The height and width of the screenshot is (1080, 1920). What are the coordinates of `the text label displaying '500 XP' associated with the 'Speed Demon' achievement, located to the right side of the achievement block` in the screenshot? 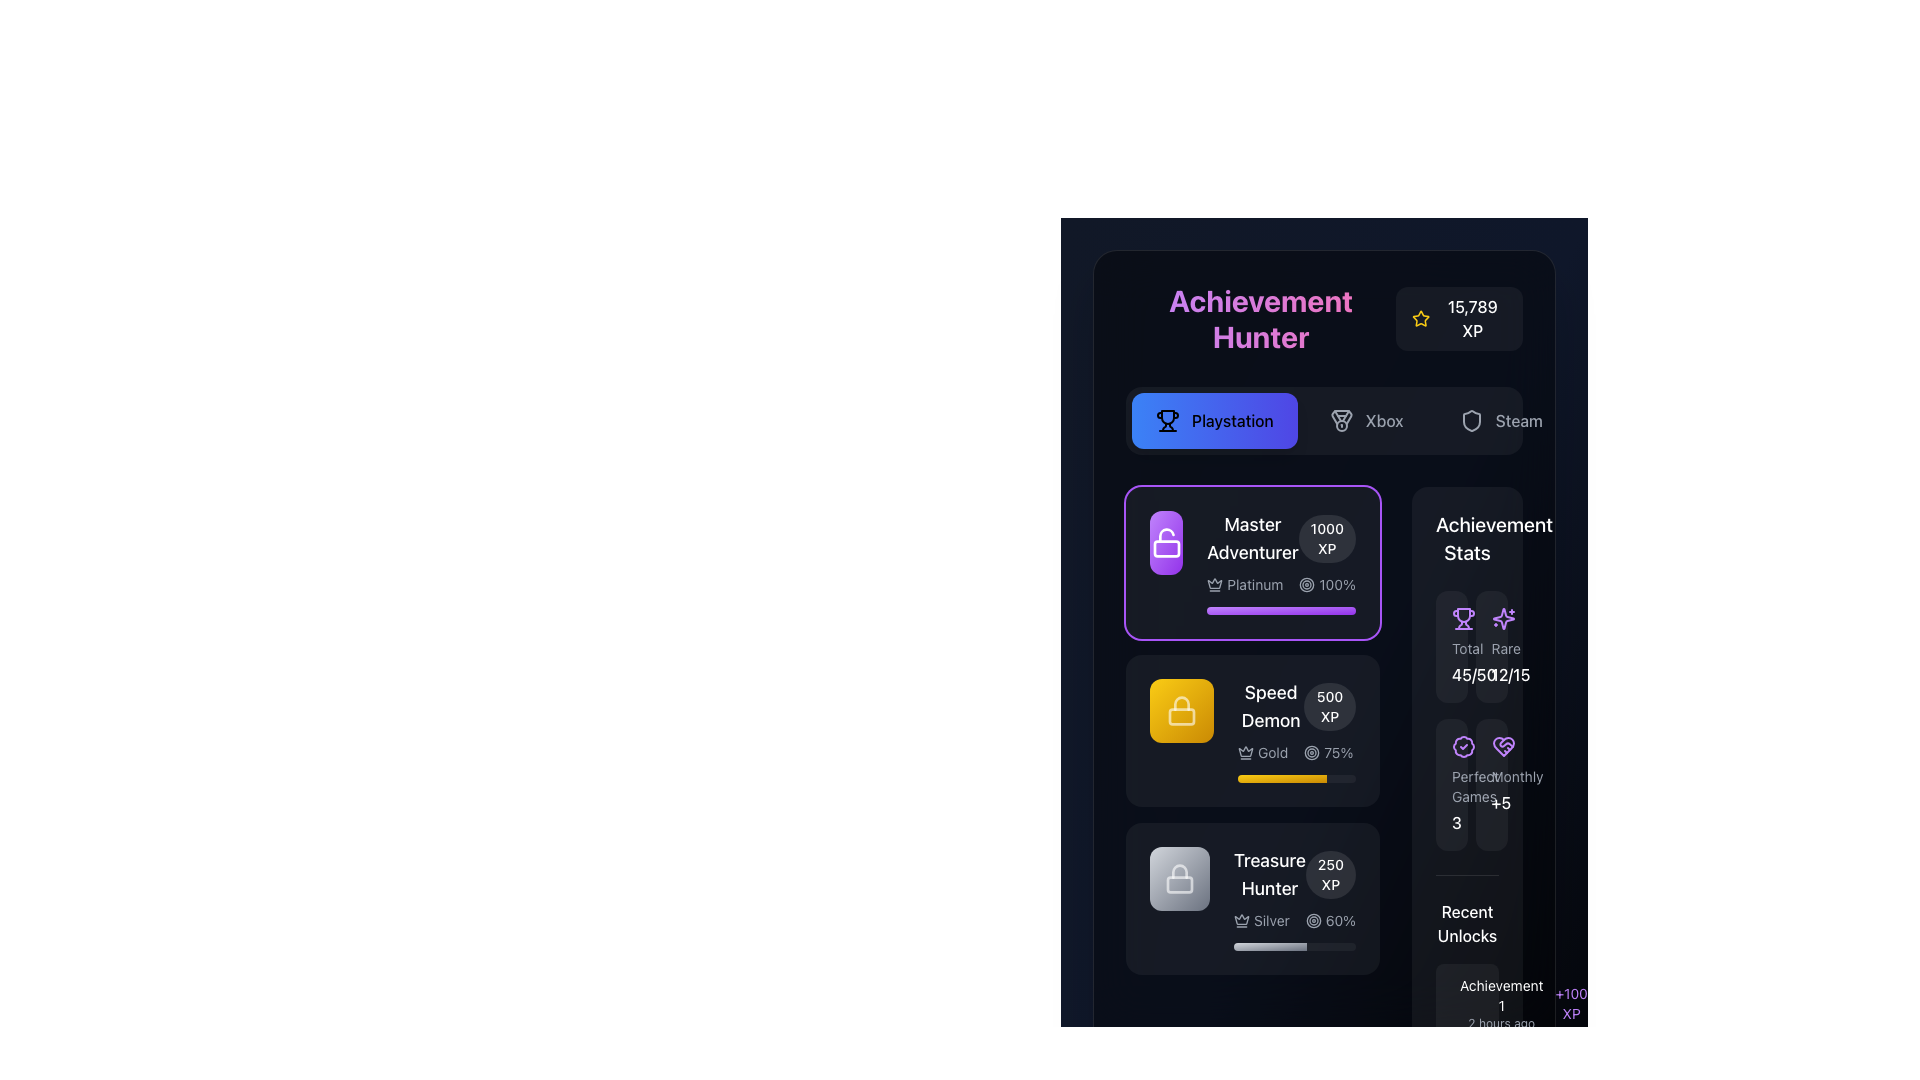 It's located at (1330, 705).